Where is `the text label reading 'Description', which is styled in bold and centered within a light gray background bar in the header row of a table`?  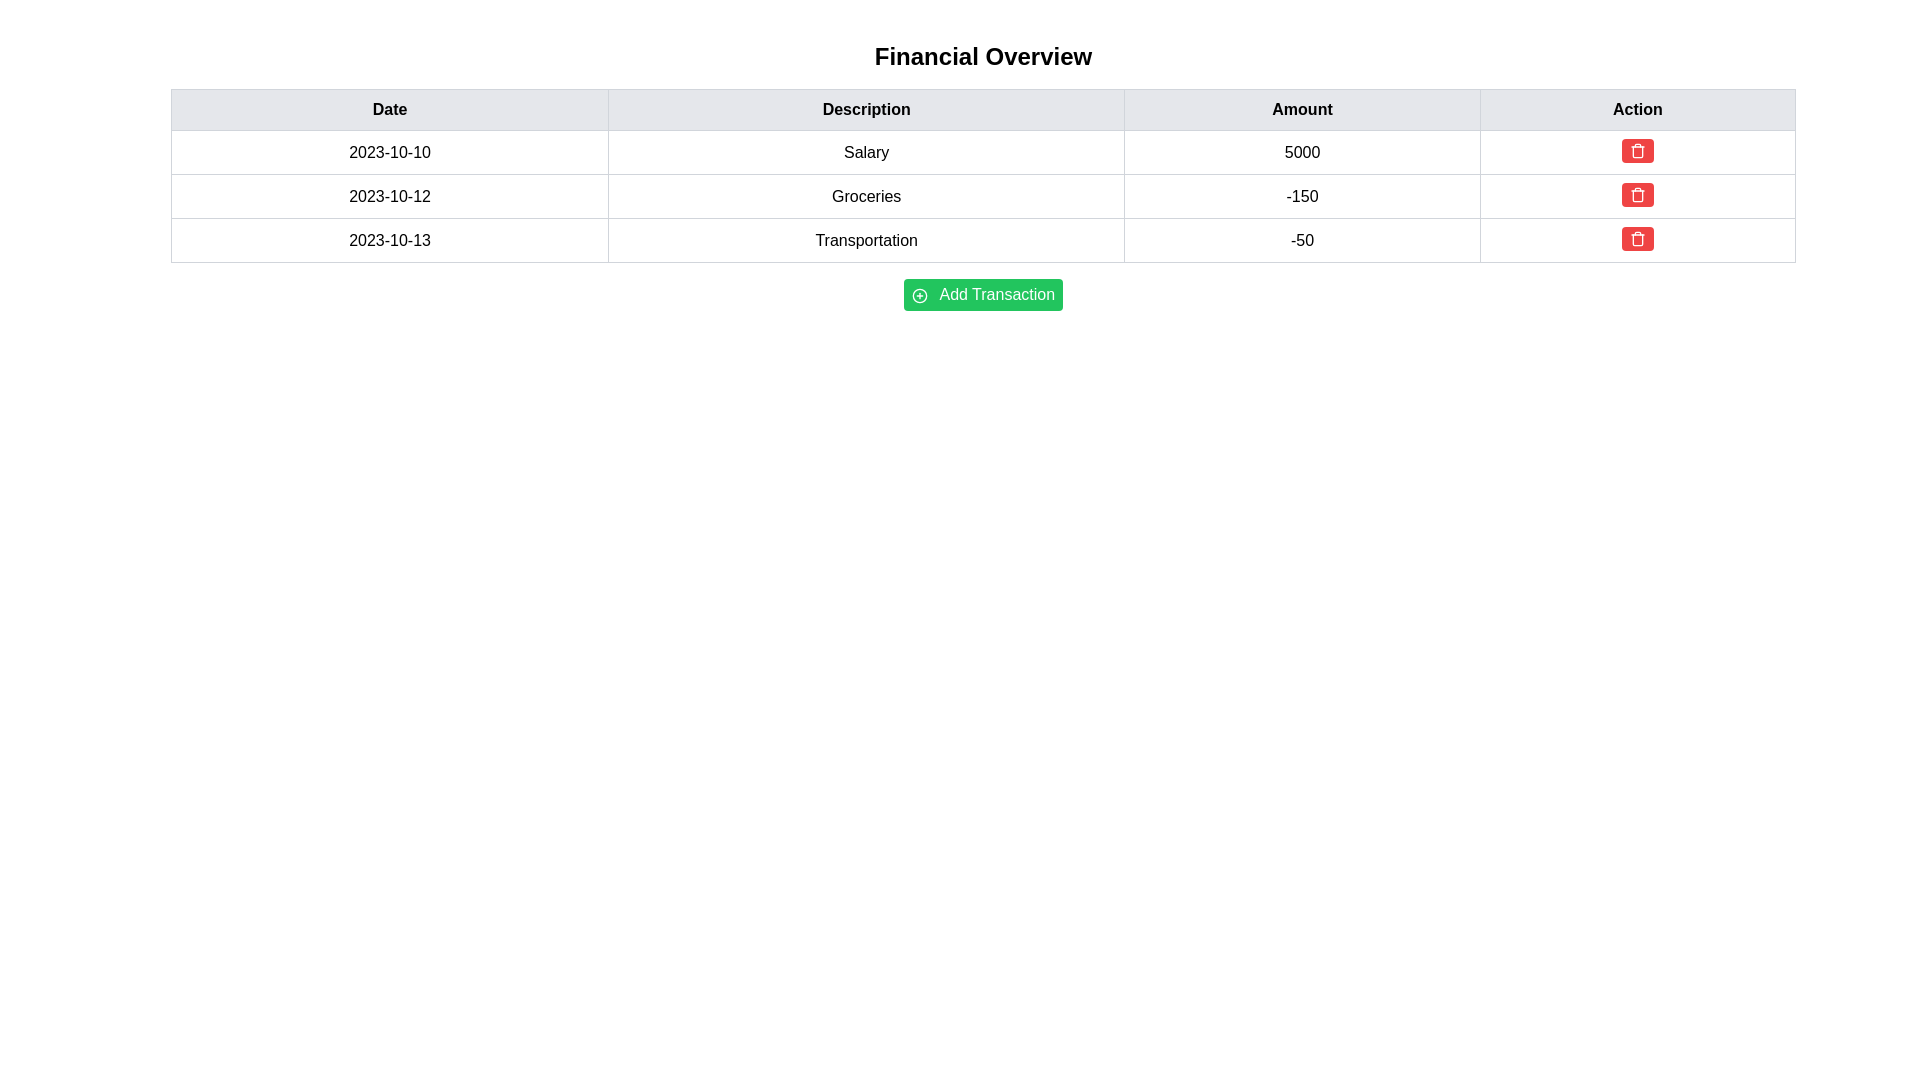
the text label reading 'Description', which is styled in bold and centered within a light gray background bar in the header row of a table is located at coordinates (866, 110).